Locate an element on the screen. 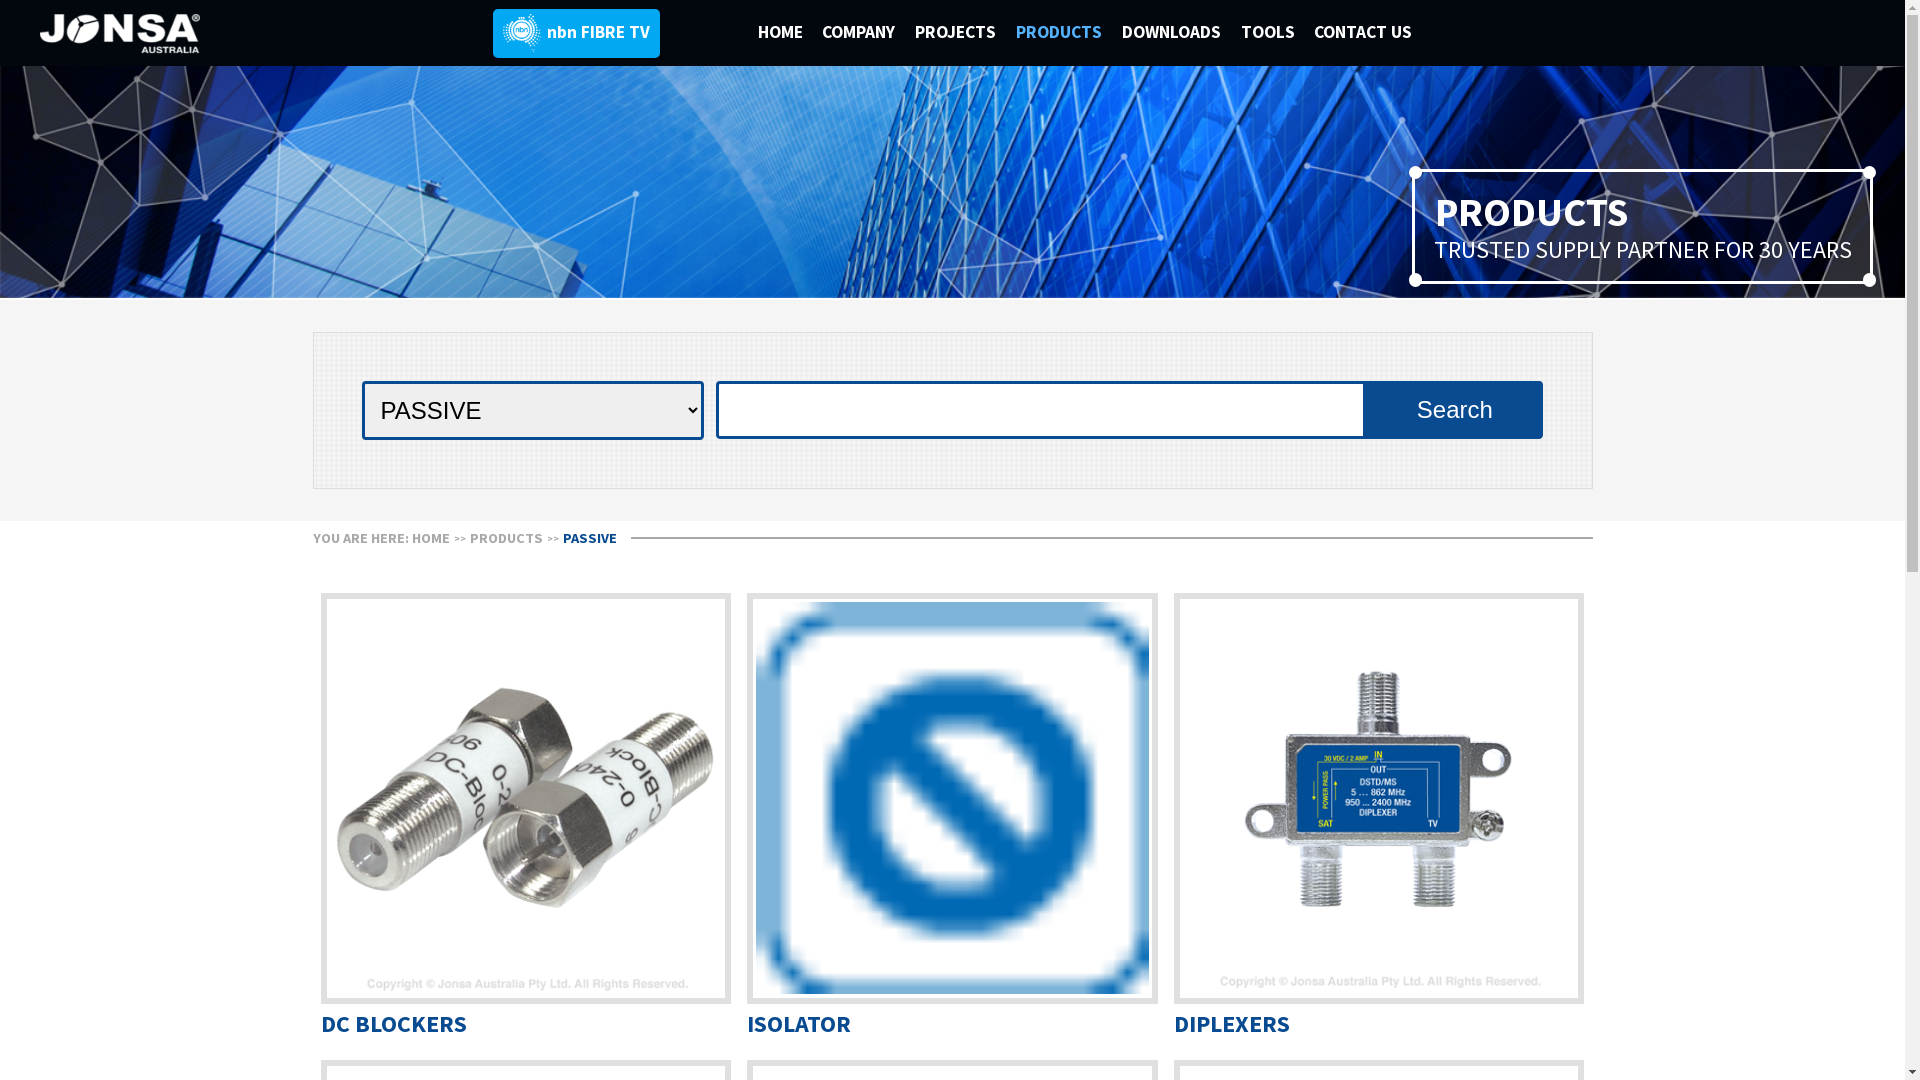 This screenshot has height=1080, width=1920. 'DOWNLOADS' is located at coordinates (1181, 31).